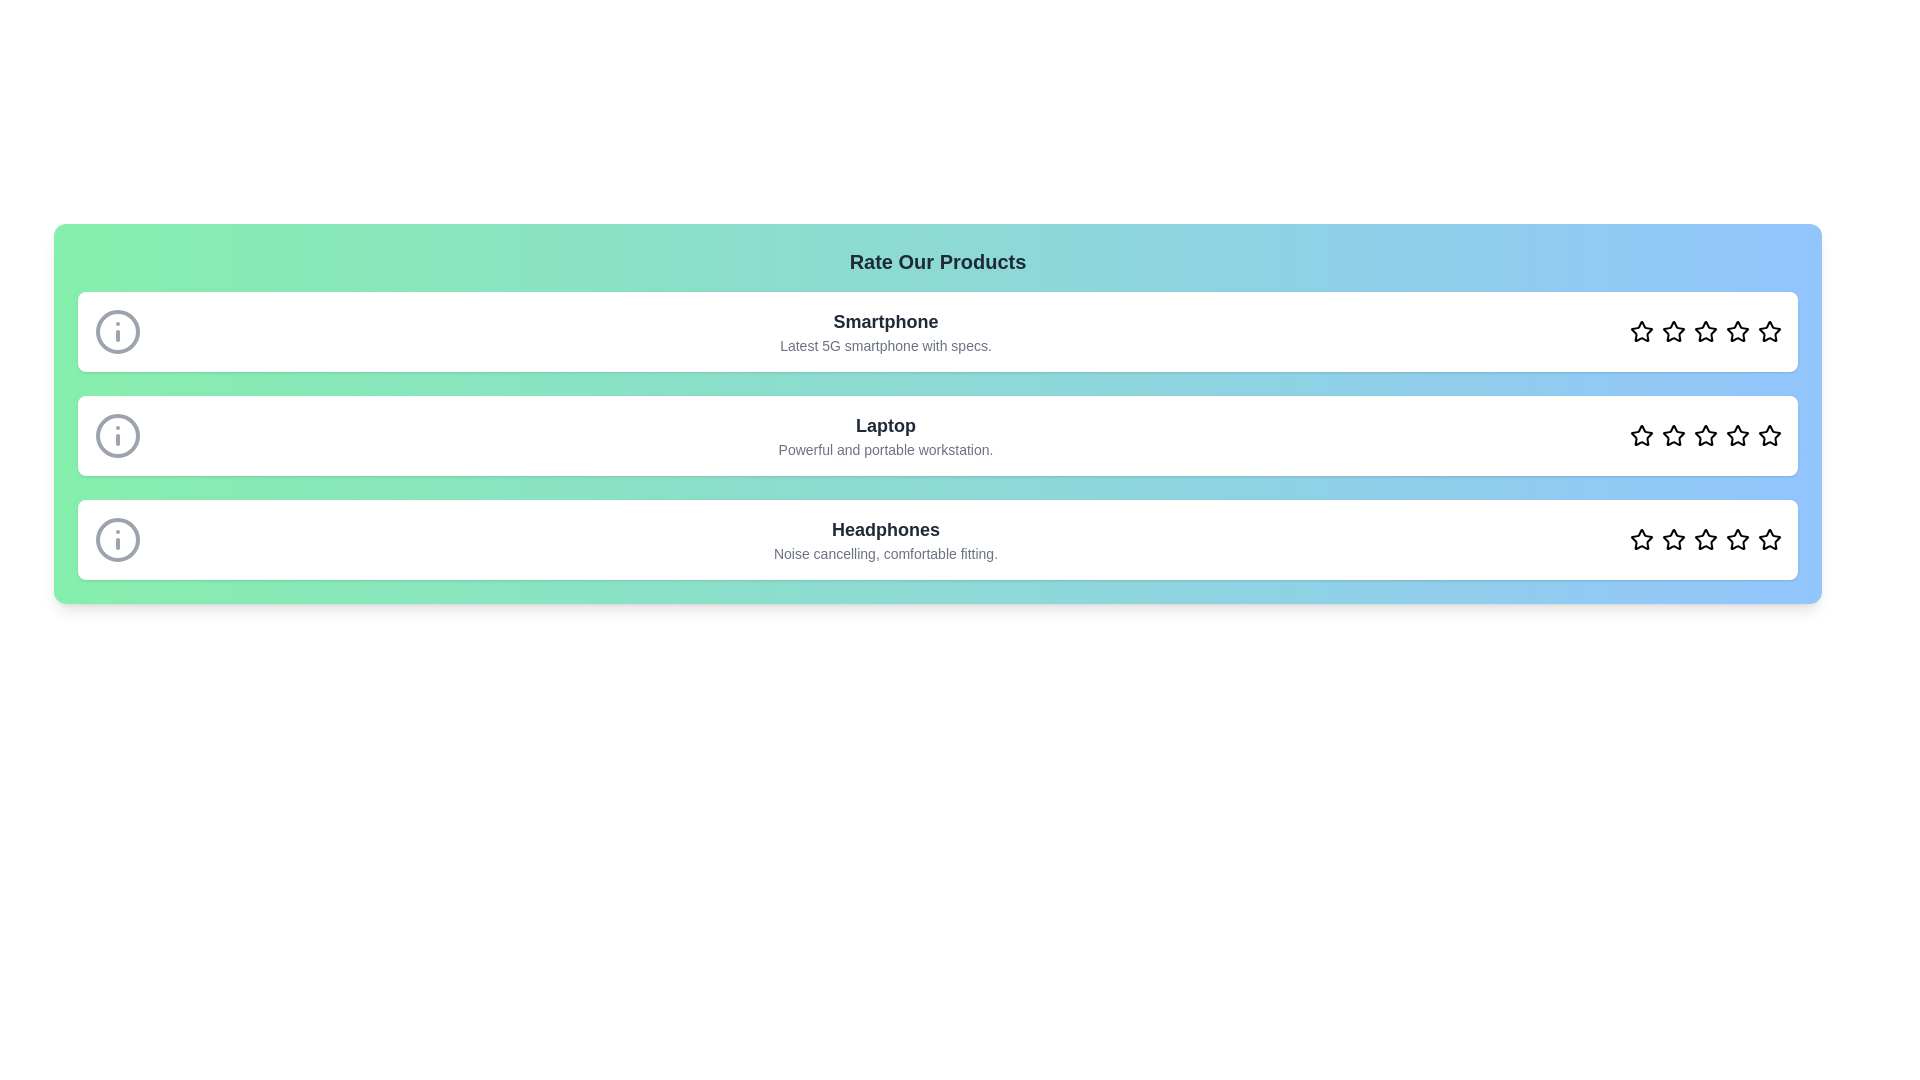 The image size is (1920, 1080). What do you see at coordinates (1736, 434) in the screenshot?
I see `the third star icon in the rating system for the 'Laptop' product` at bounding box center [1736, 434].